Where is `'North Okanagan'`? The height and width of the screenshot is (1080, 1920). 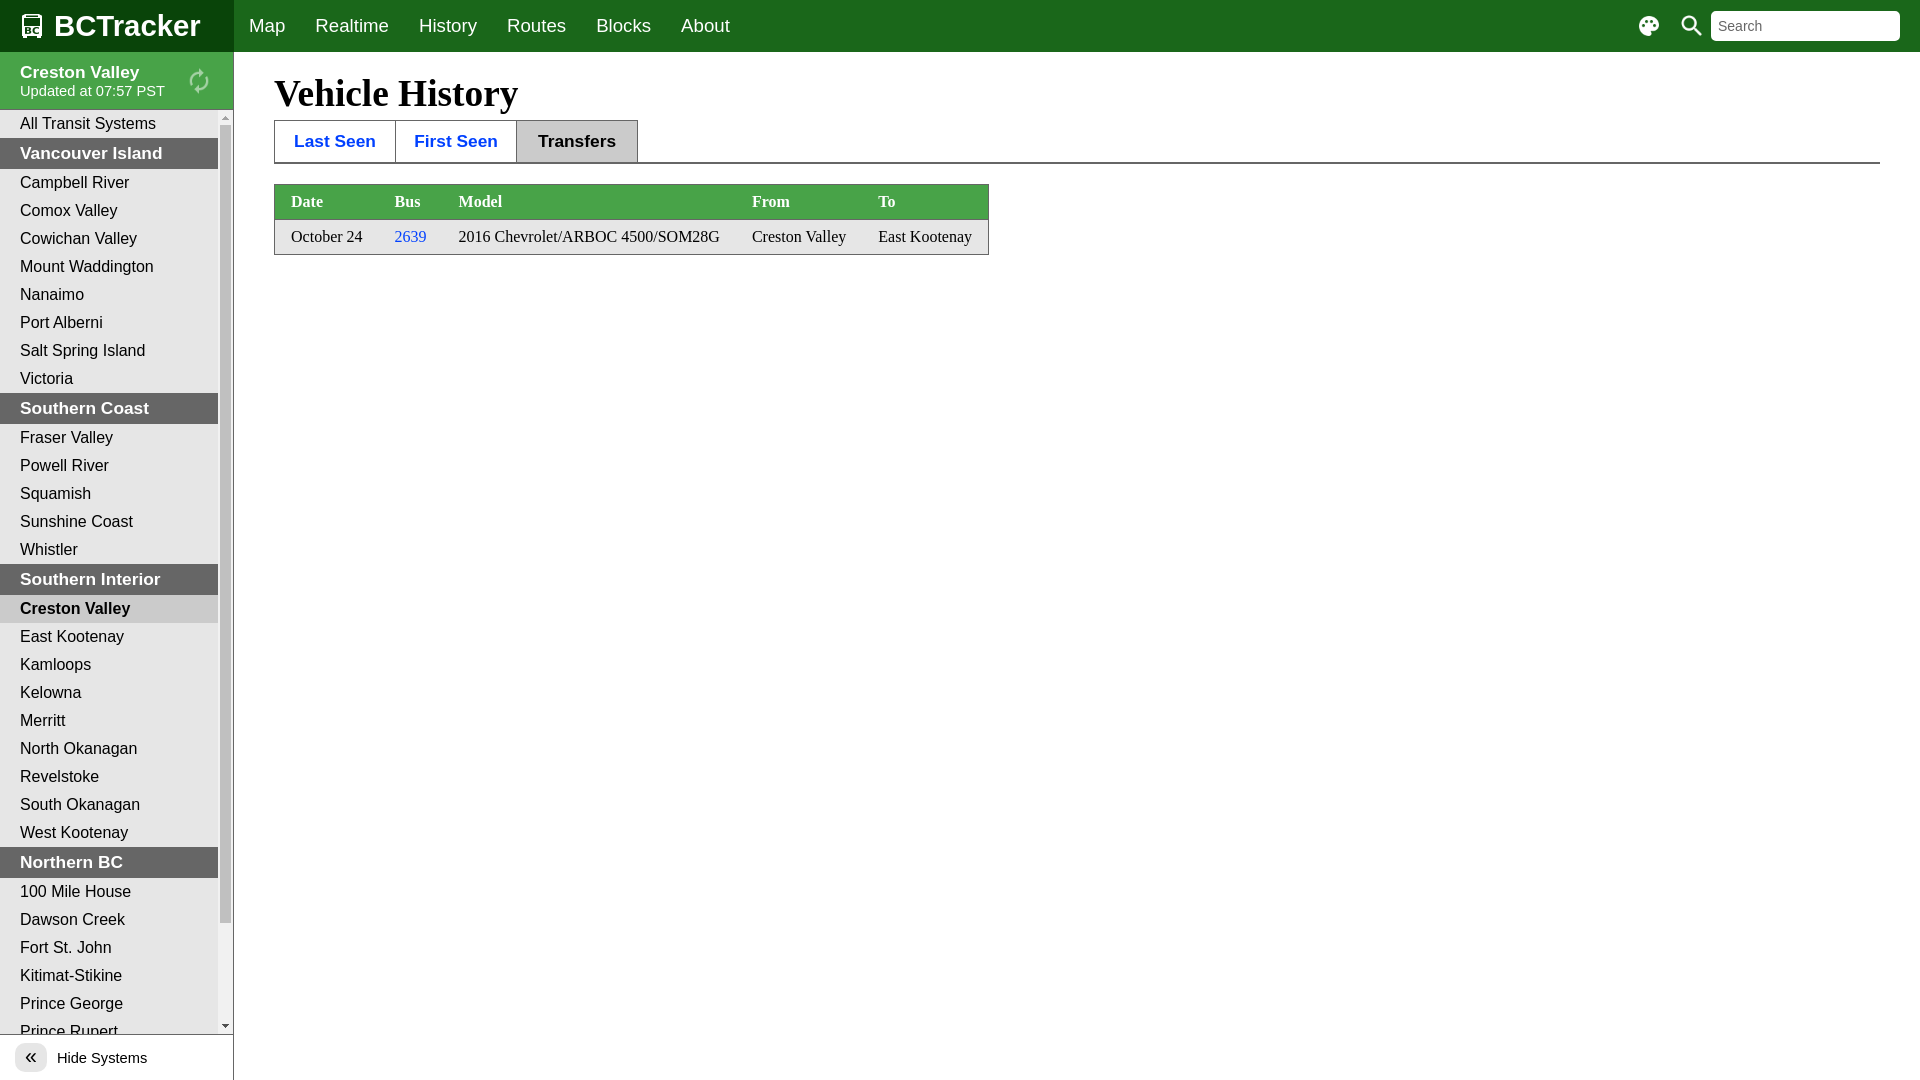
'North Okanagan' is located at coordinates (108, 748).